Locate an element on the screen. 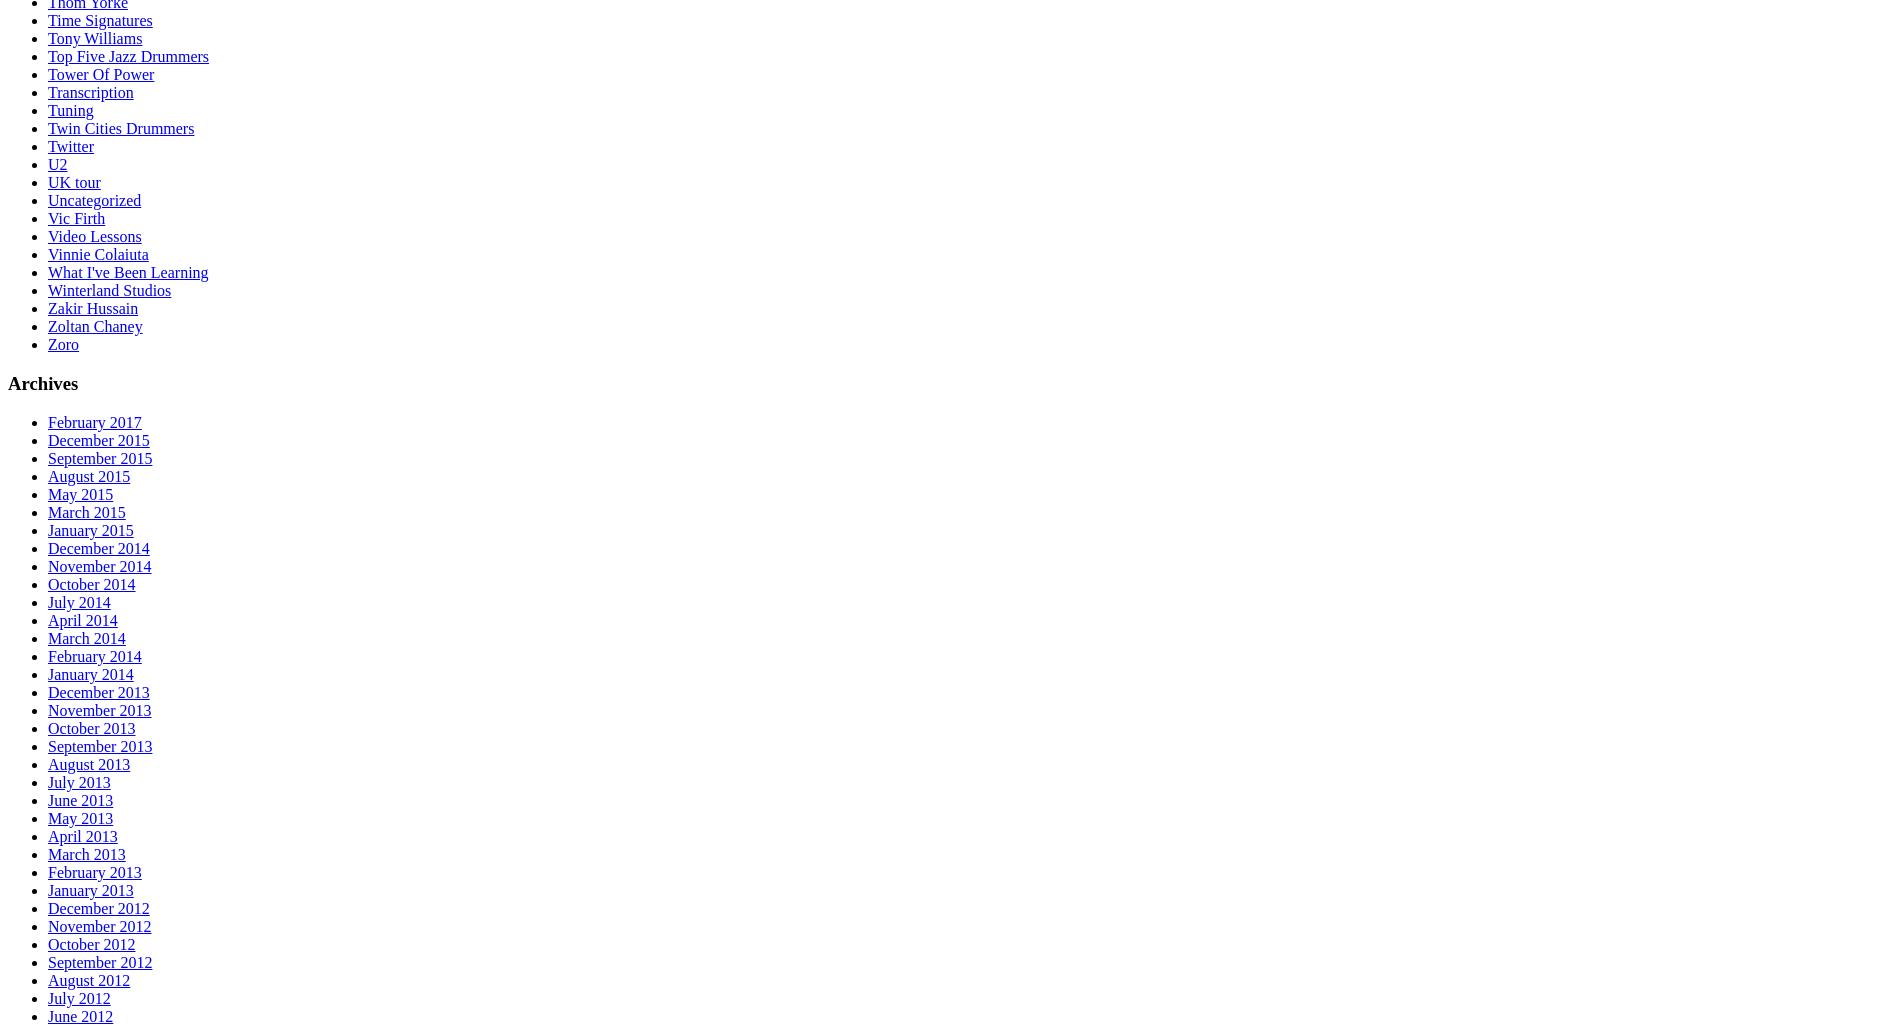 The width and height of the screenshot is (1900, 1026). 'September 2013' is located at coordinates (99, 745).